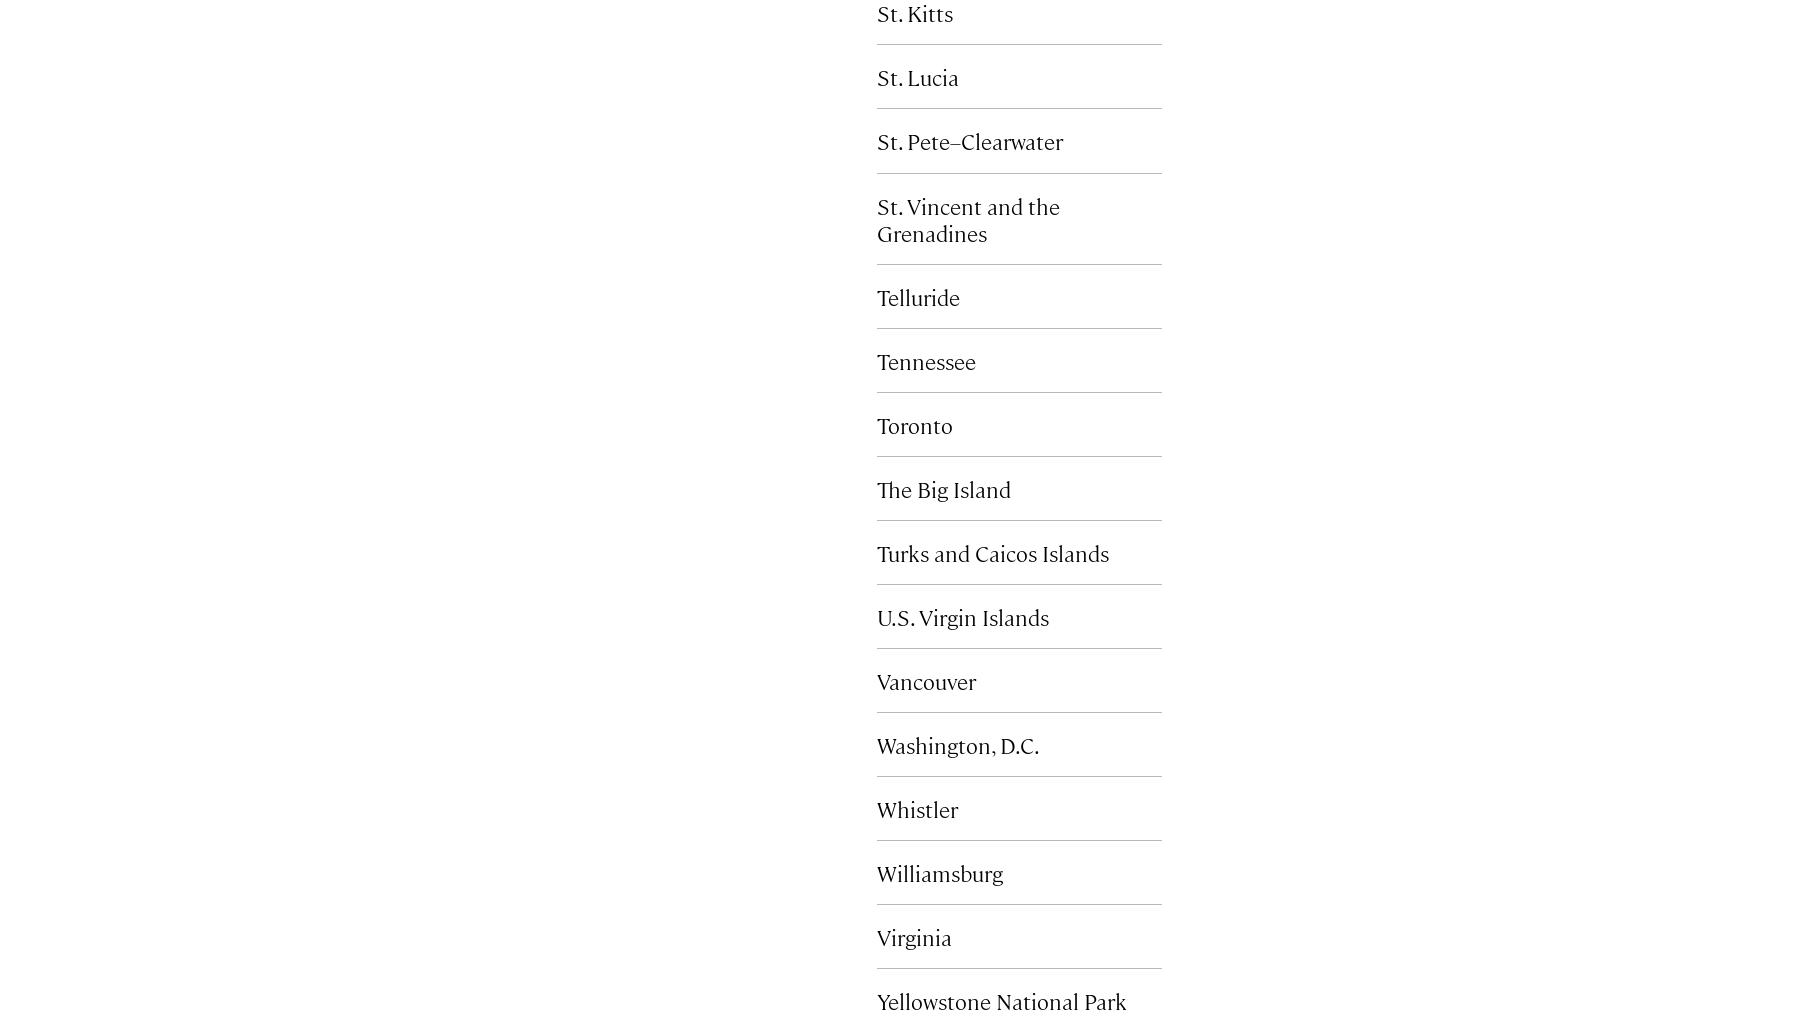  I want to click on 'St. Pete–Clearwater', so click(969, 140).